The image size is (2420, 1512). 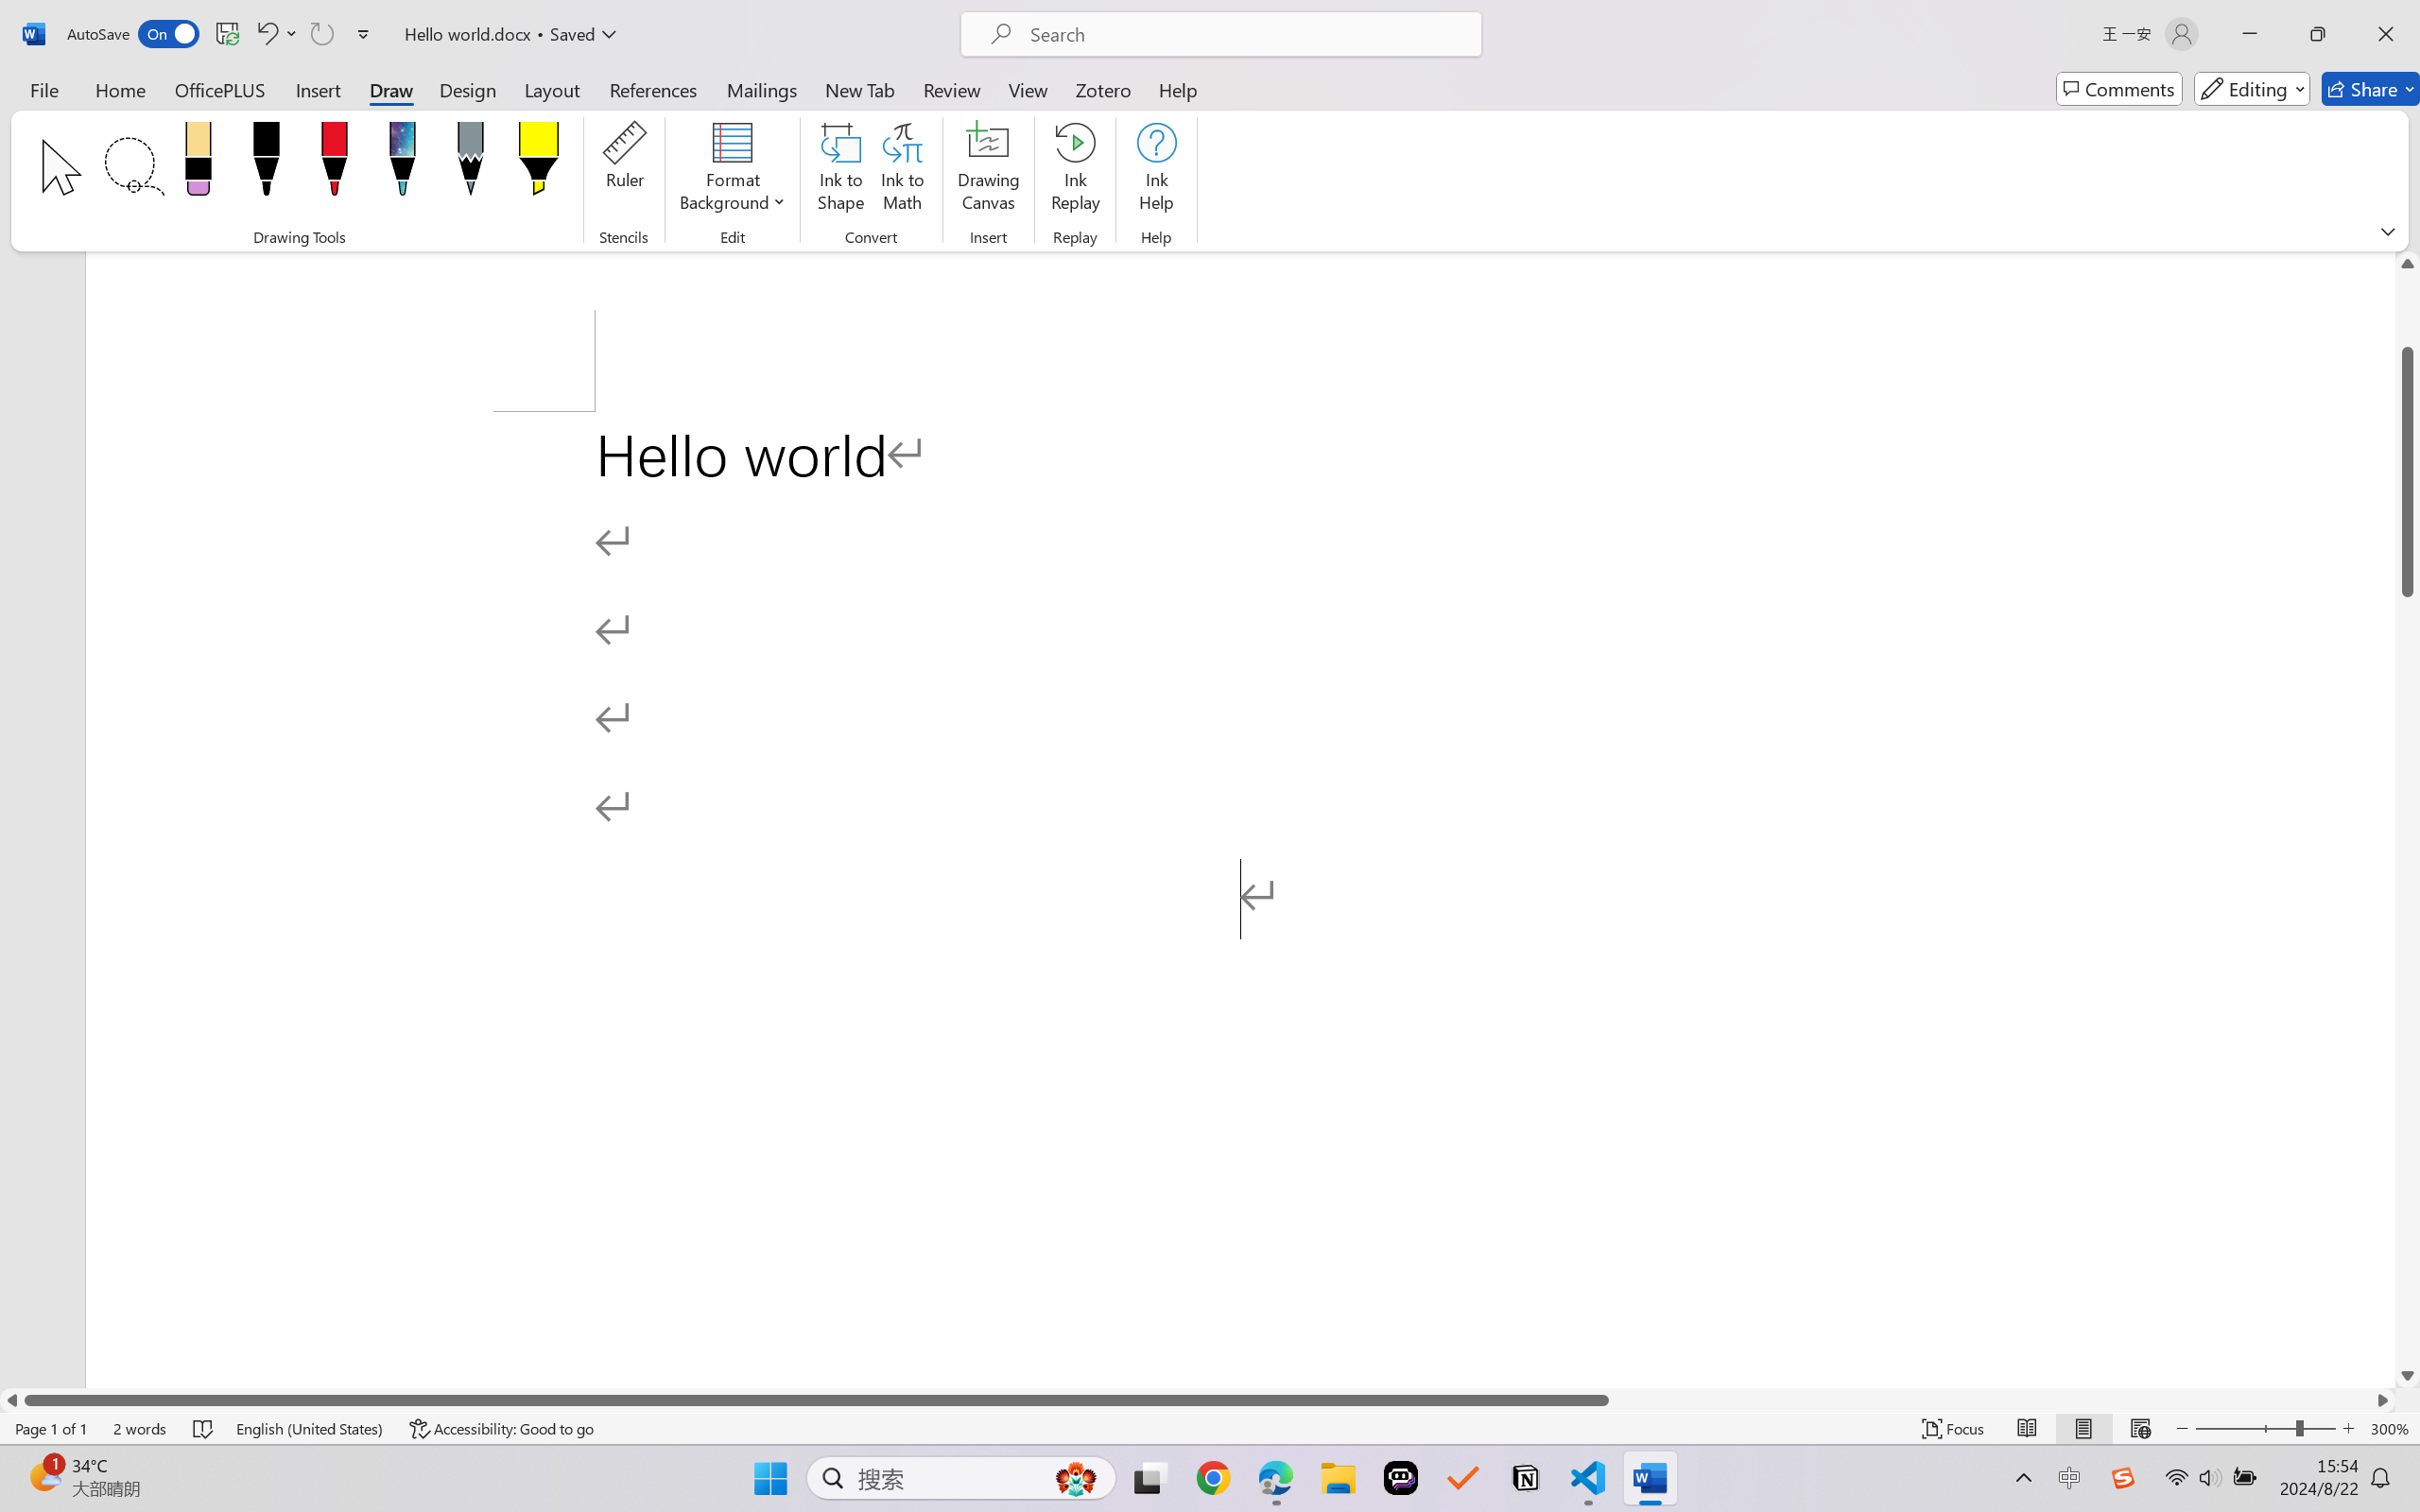 What do you see at coordinates (467, 88) in the screenshot?
I see `'Design'` at bounding box center [467, 88].